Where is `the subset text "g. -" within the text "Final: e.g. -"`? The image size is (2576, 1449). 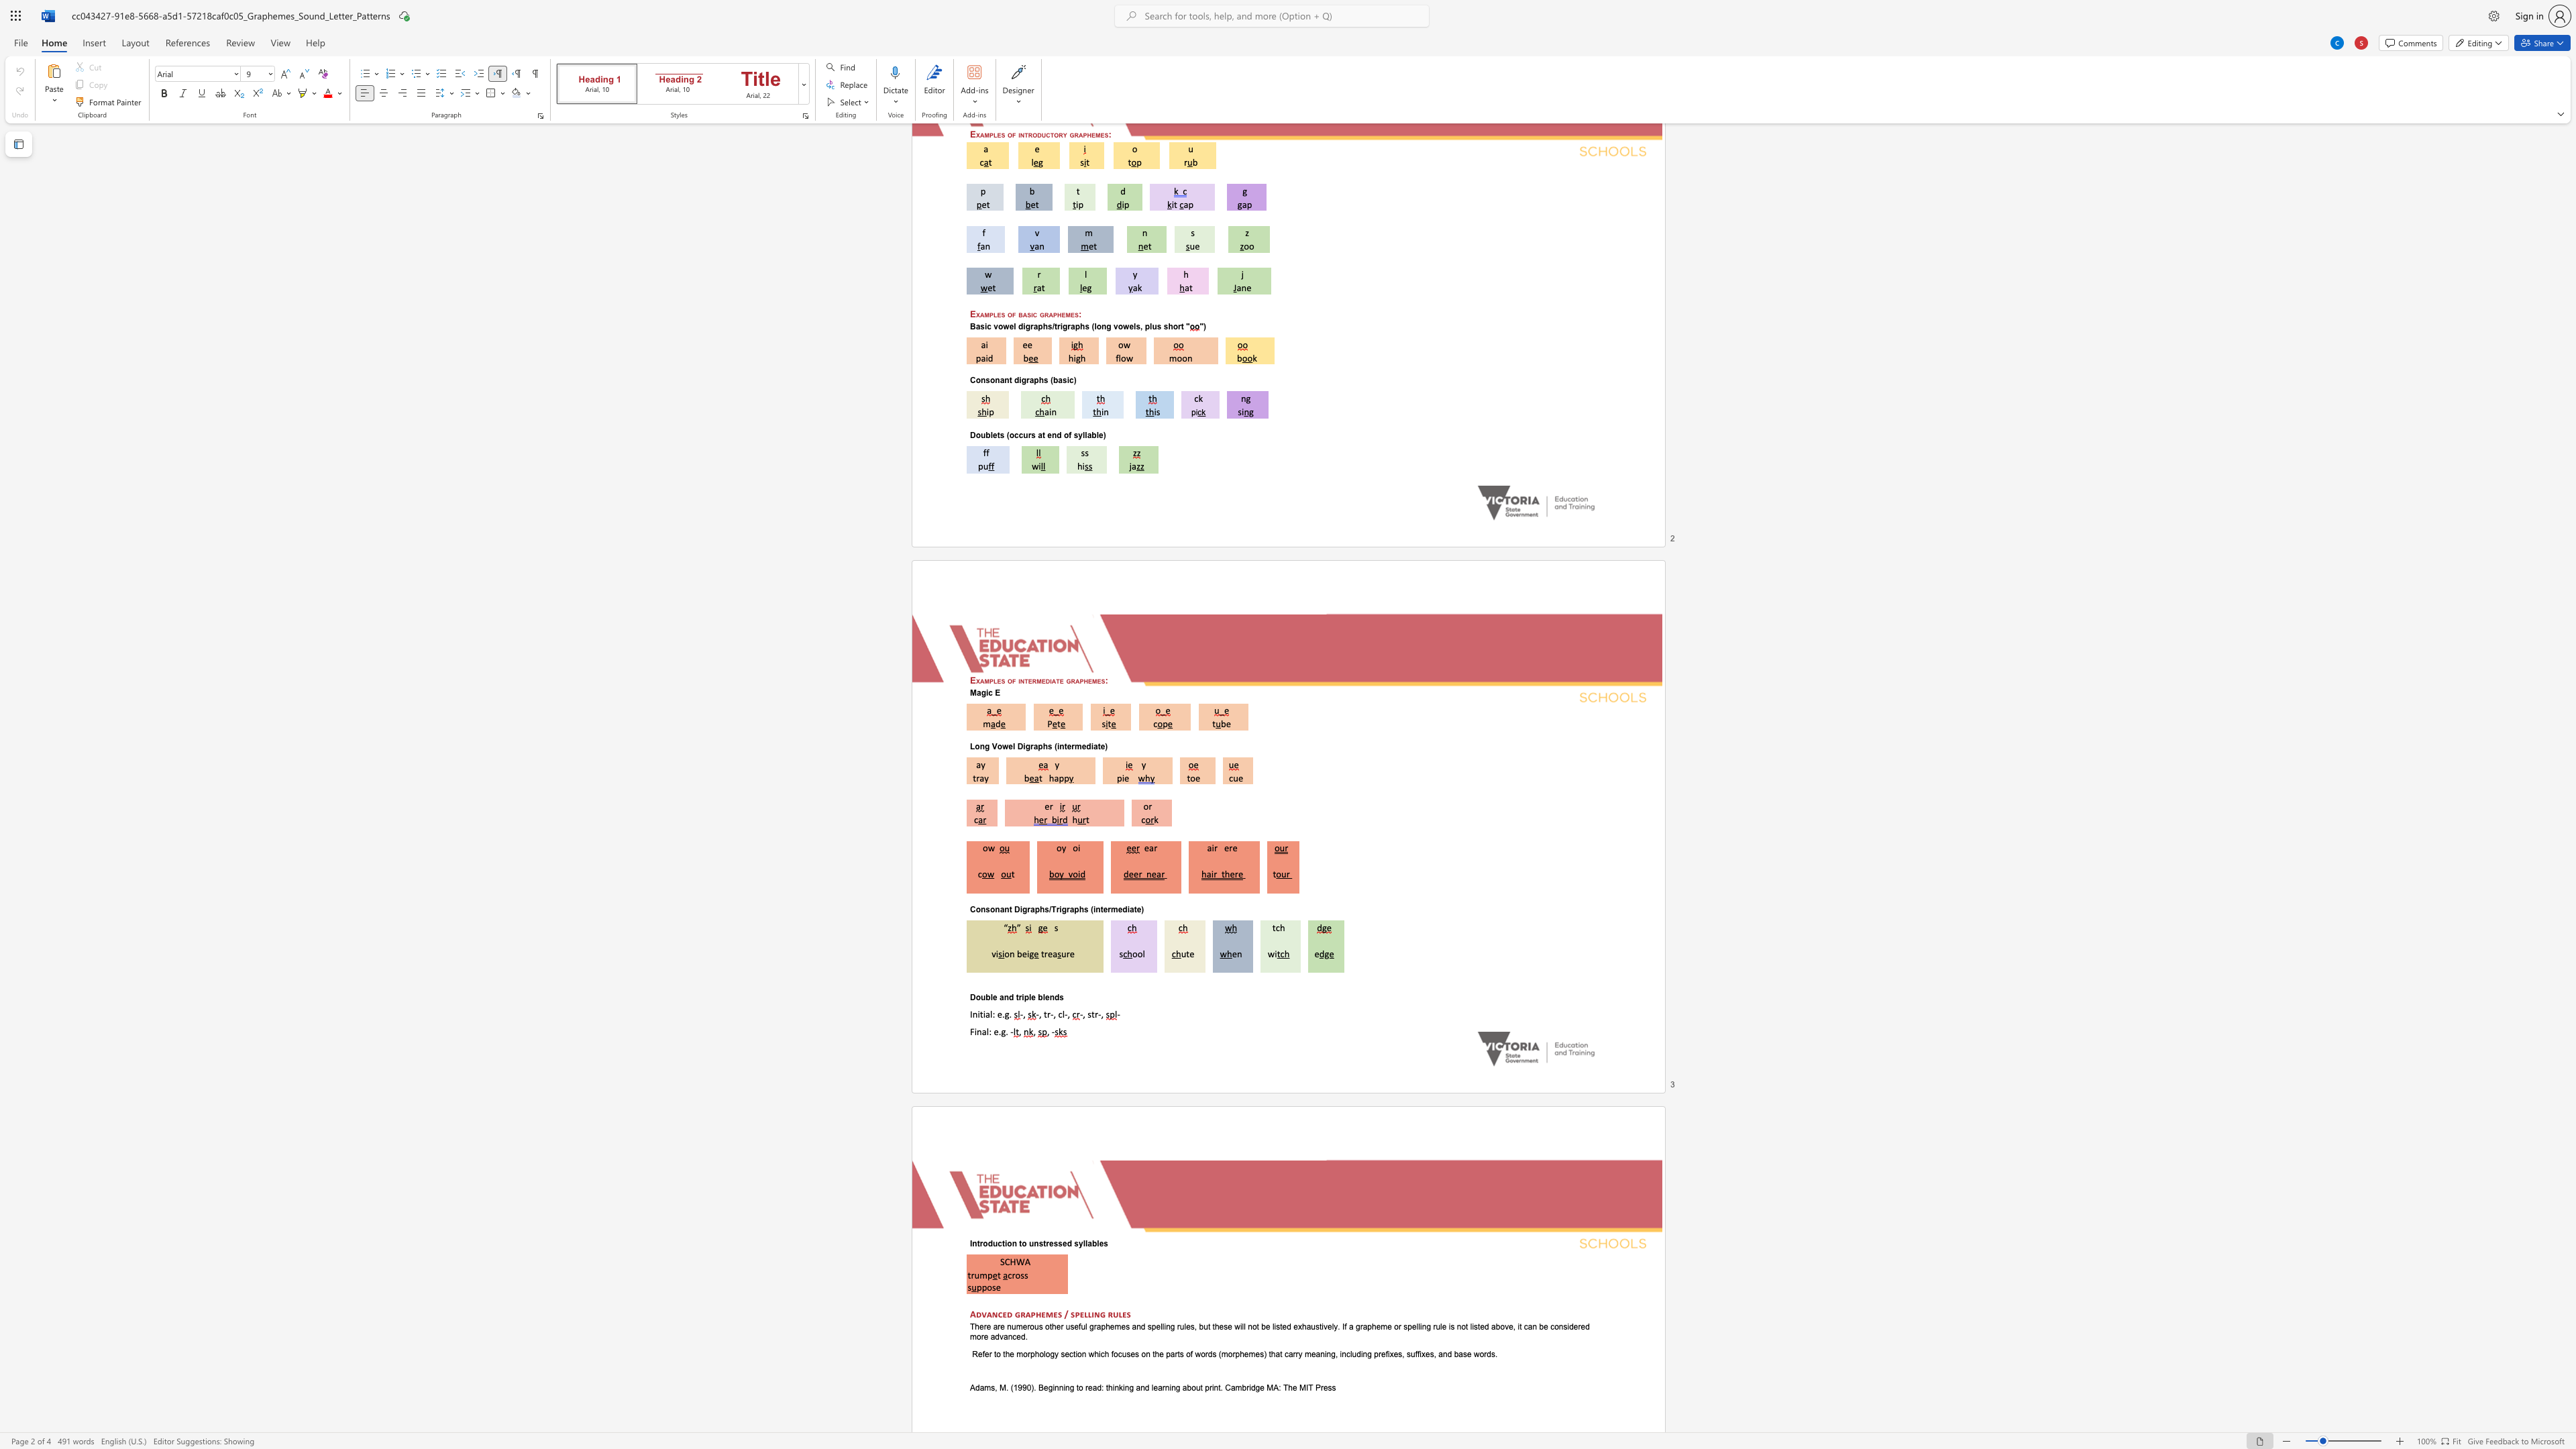 the subset text "g. -" within the text "Final: e.g. -" is located at coordinates (1000, 1031).